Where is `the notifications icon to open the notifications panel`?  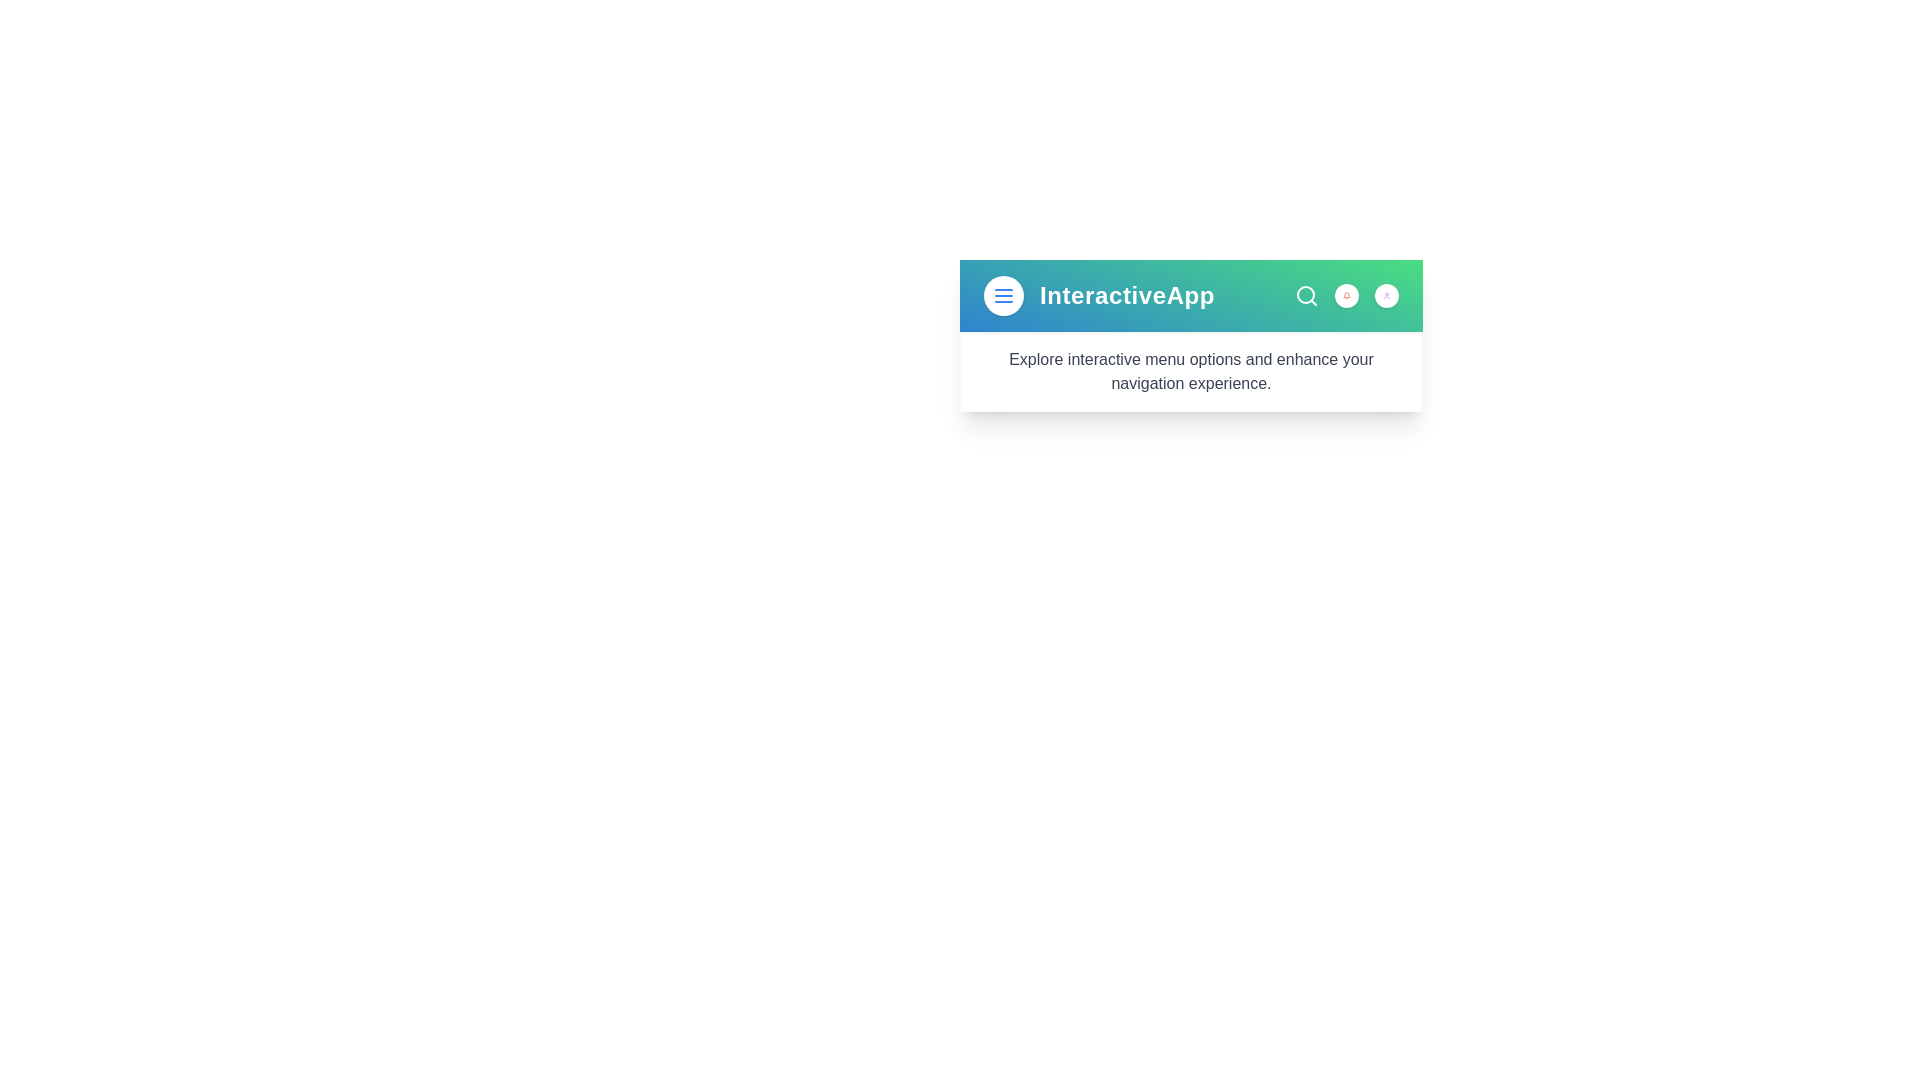
the notifications icon to open the notifications panel is located at coordinates (1347, 296).